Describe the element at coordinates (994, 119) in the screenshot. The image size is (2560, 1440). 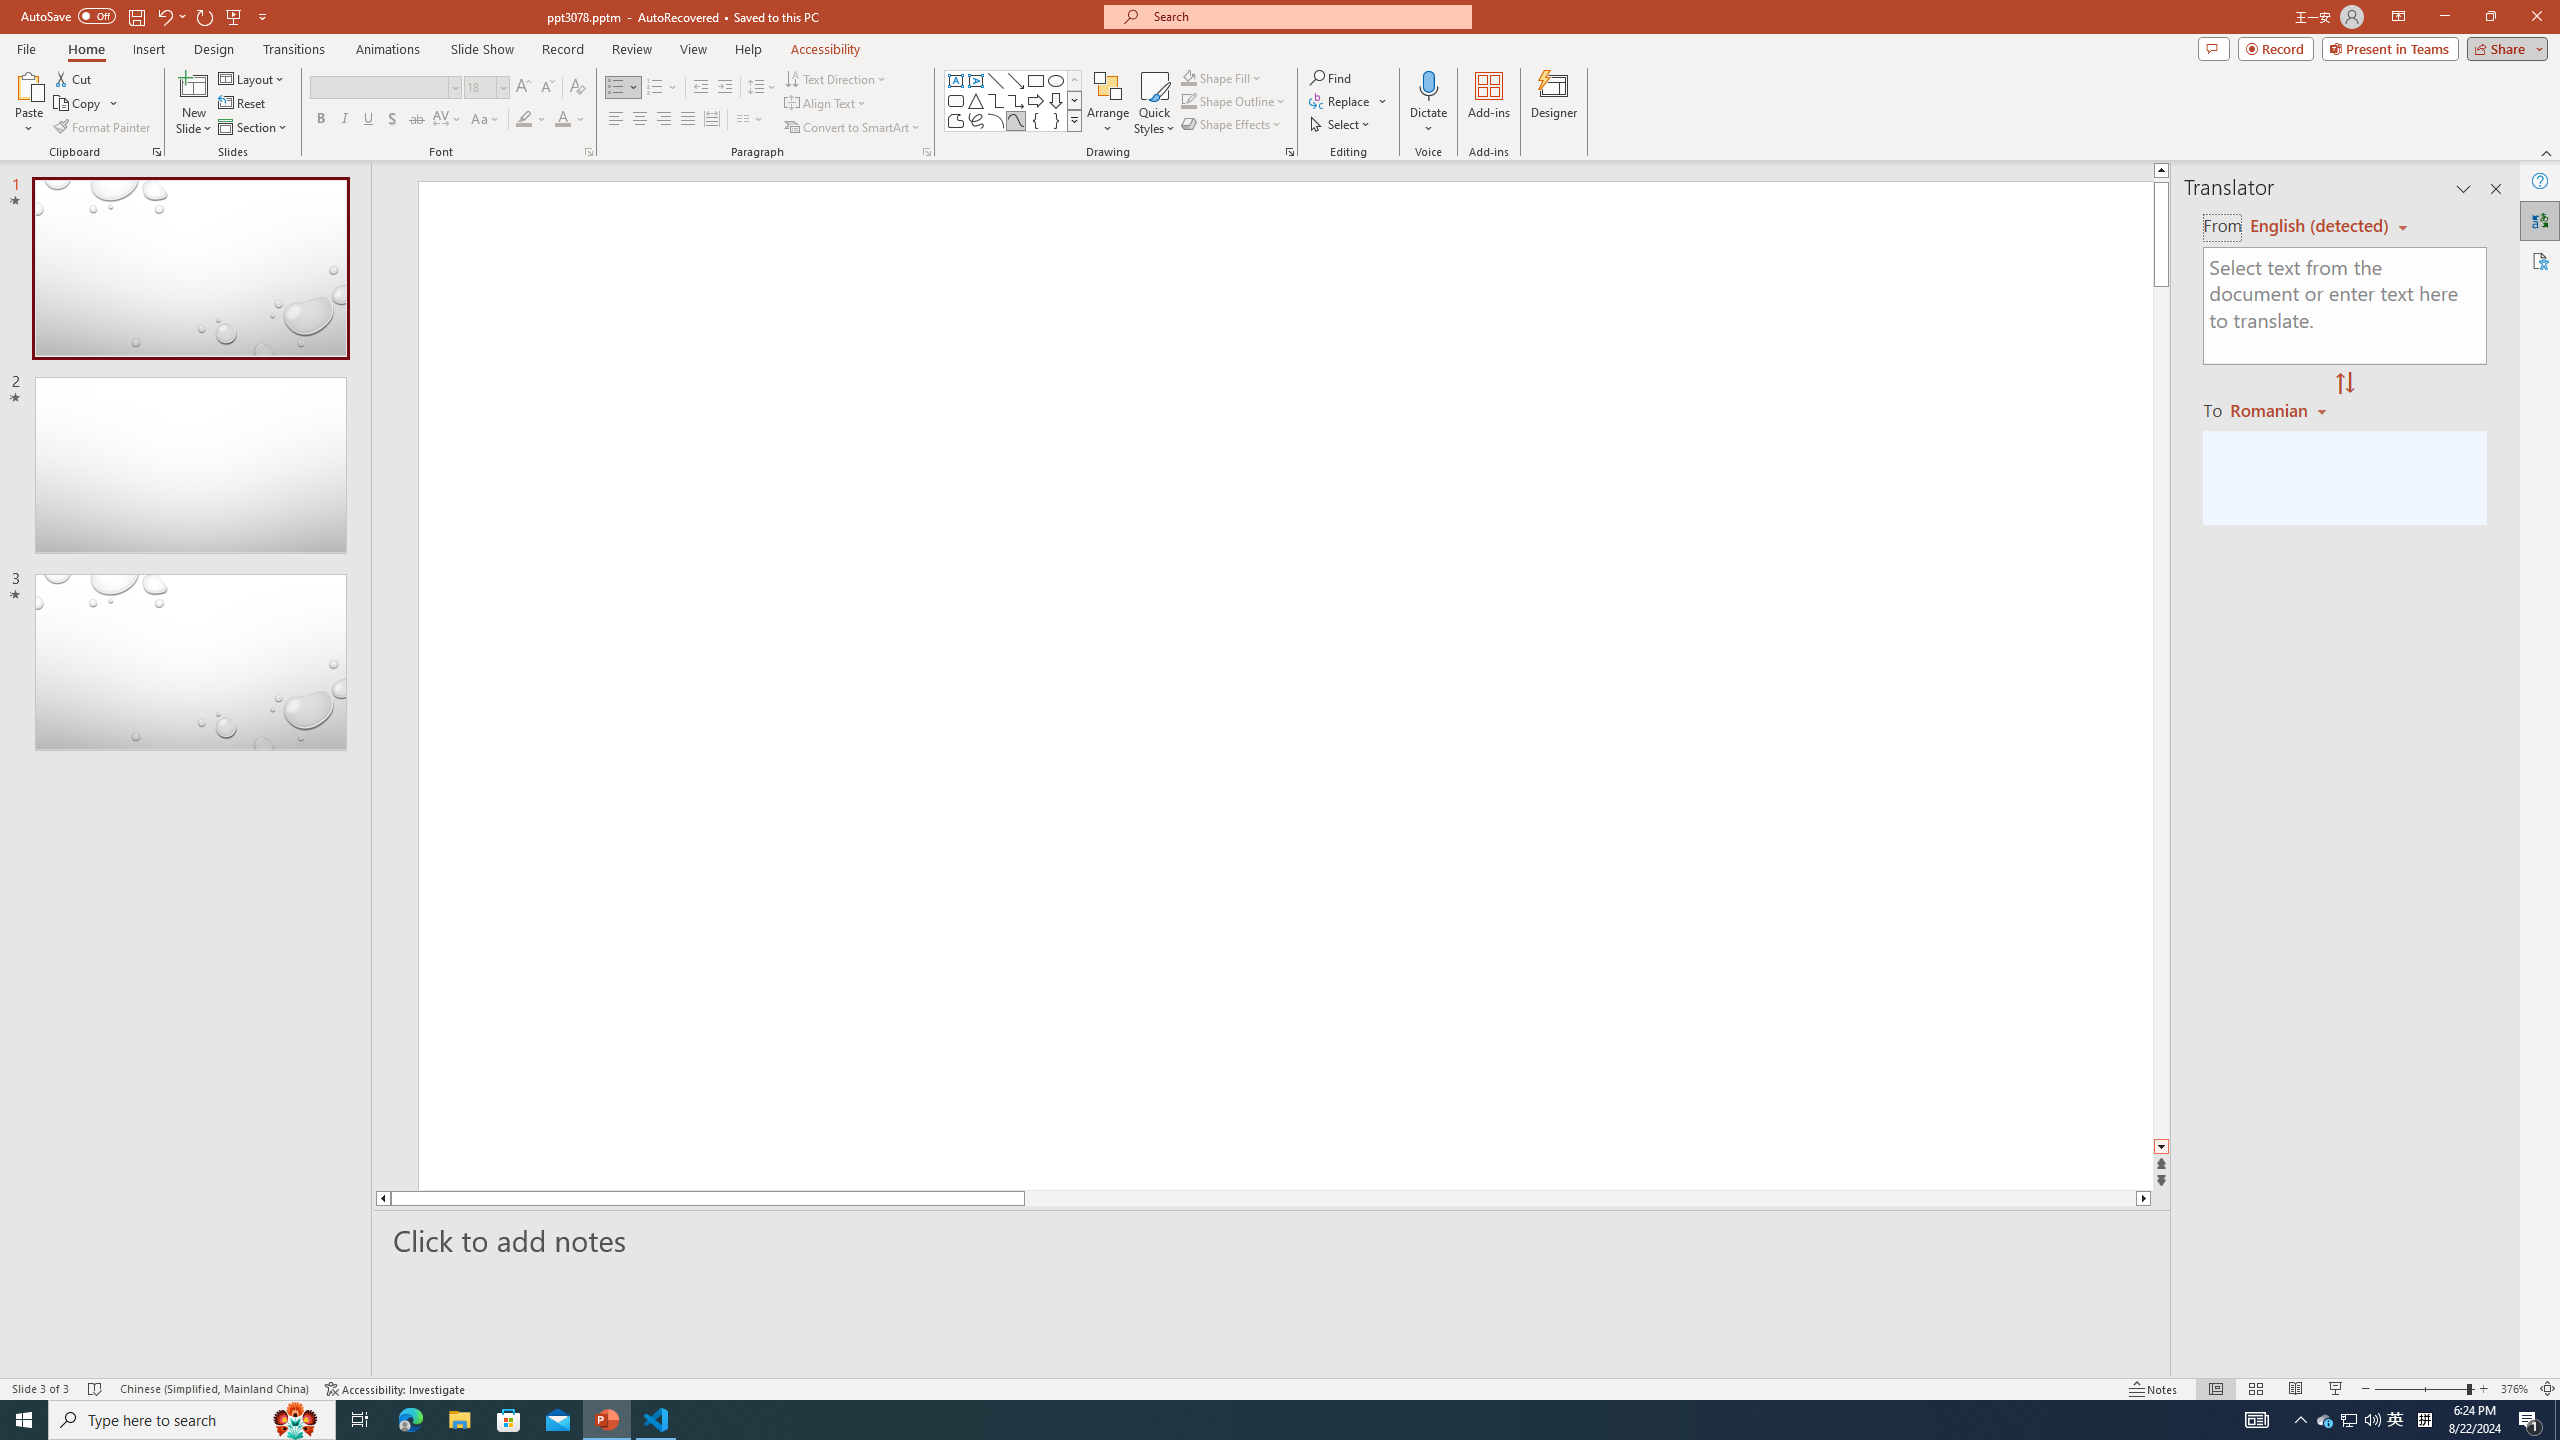
I see `'Arc'` at that location.